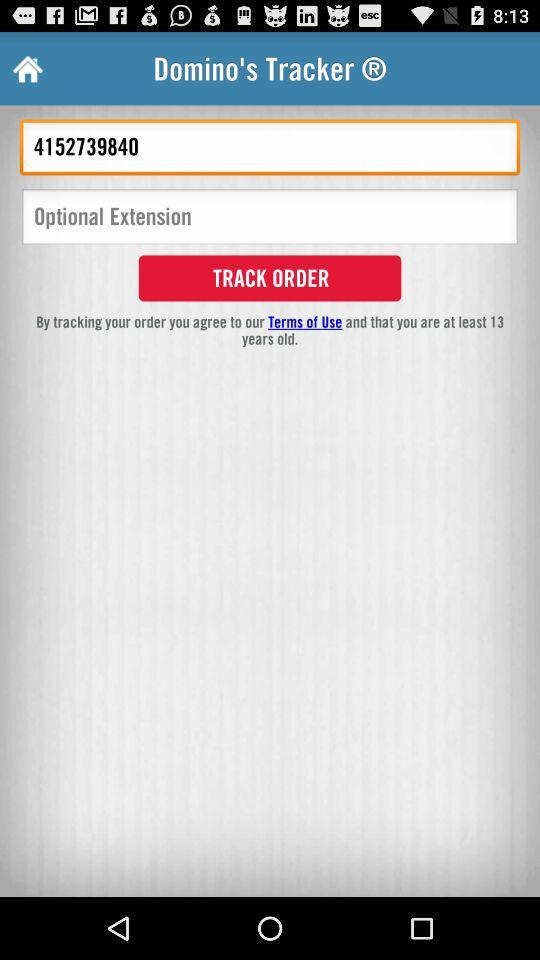 This screenshot has width=540, height=960. Describe the element at coordinates (270, 219) in the screenshot. I see `optional extension` at that location.